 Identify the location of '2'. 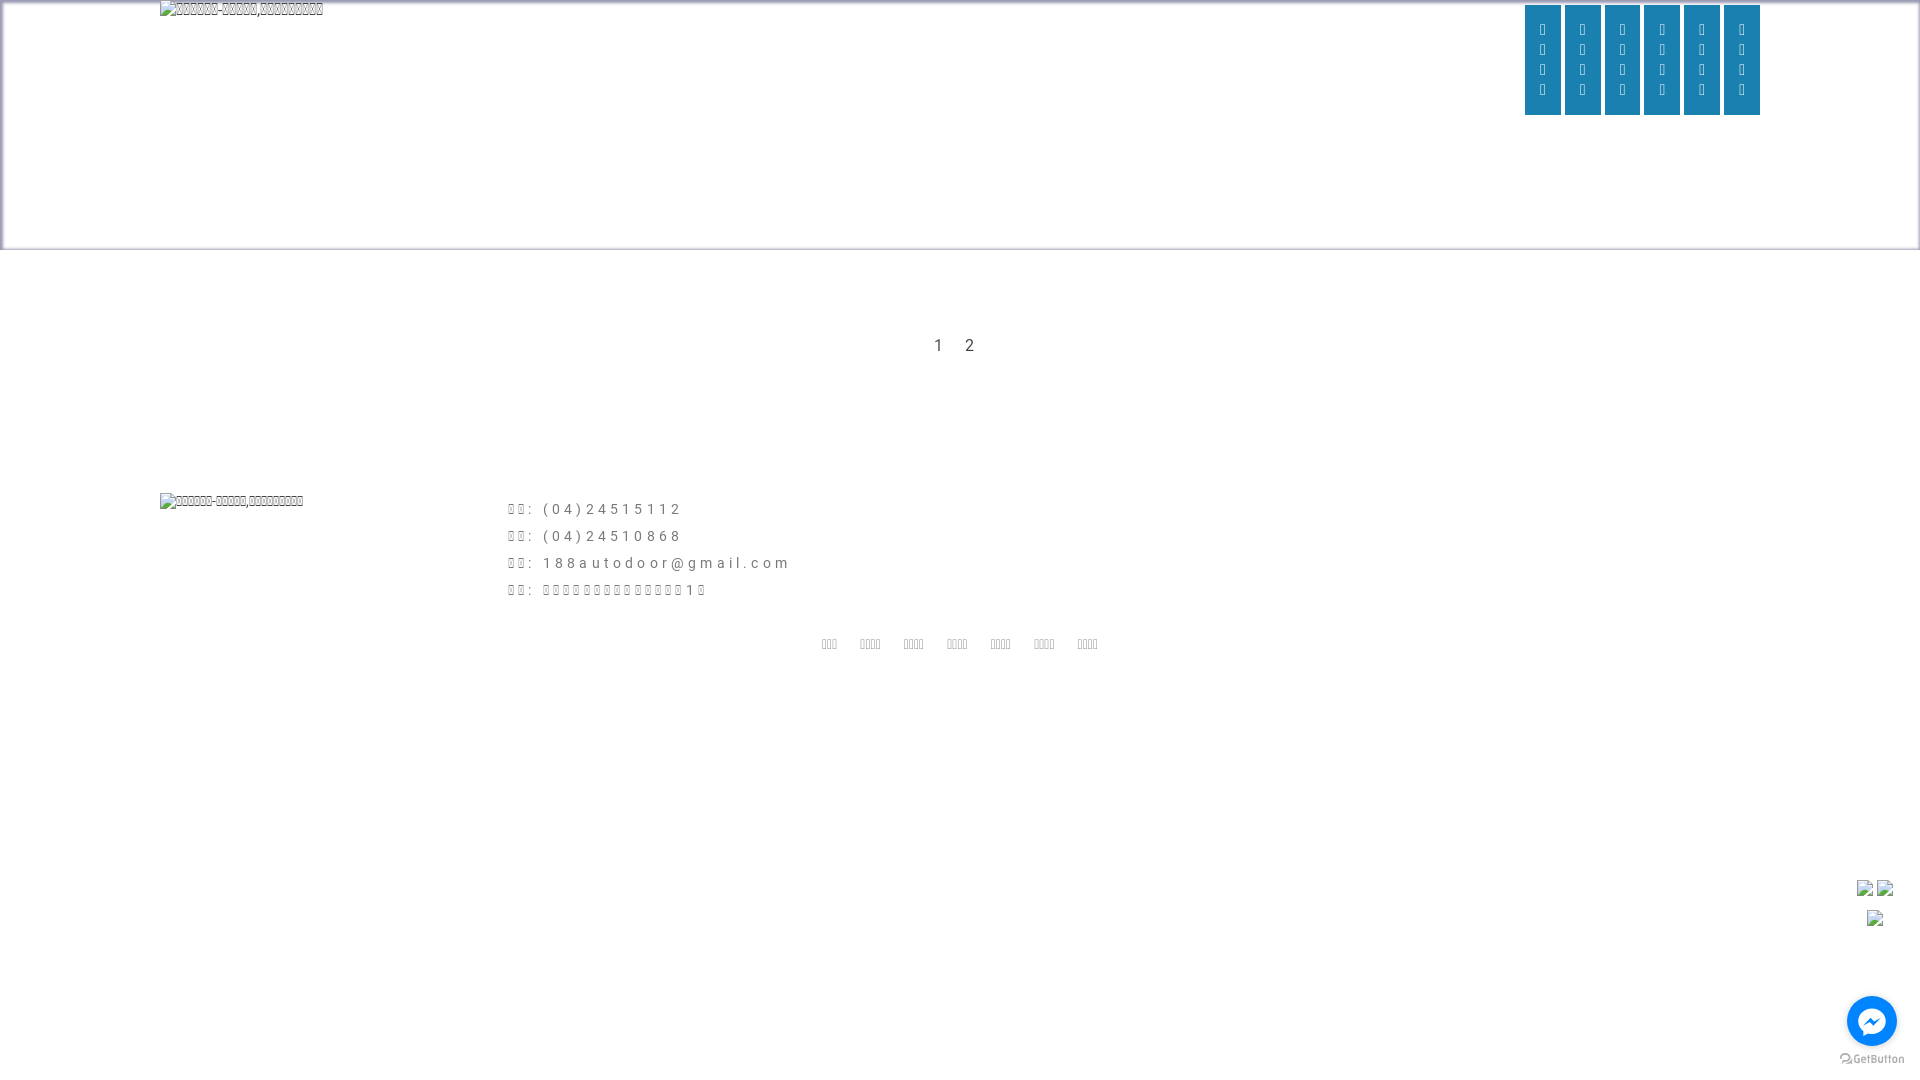
(955, 344).